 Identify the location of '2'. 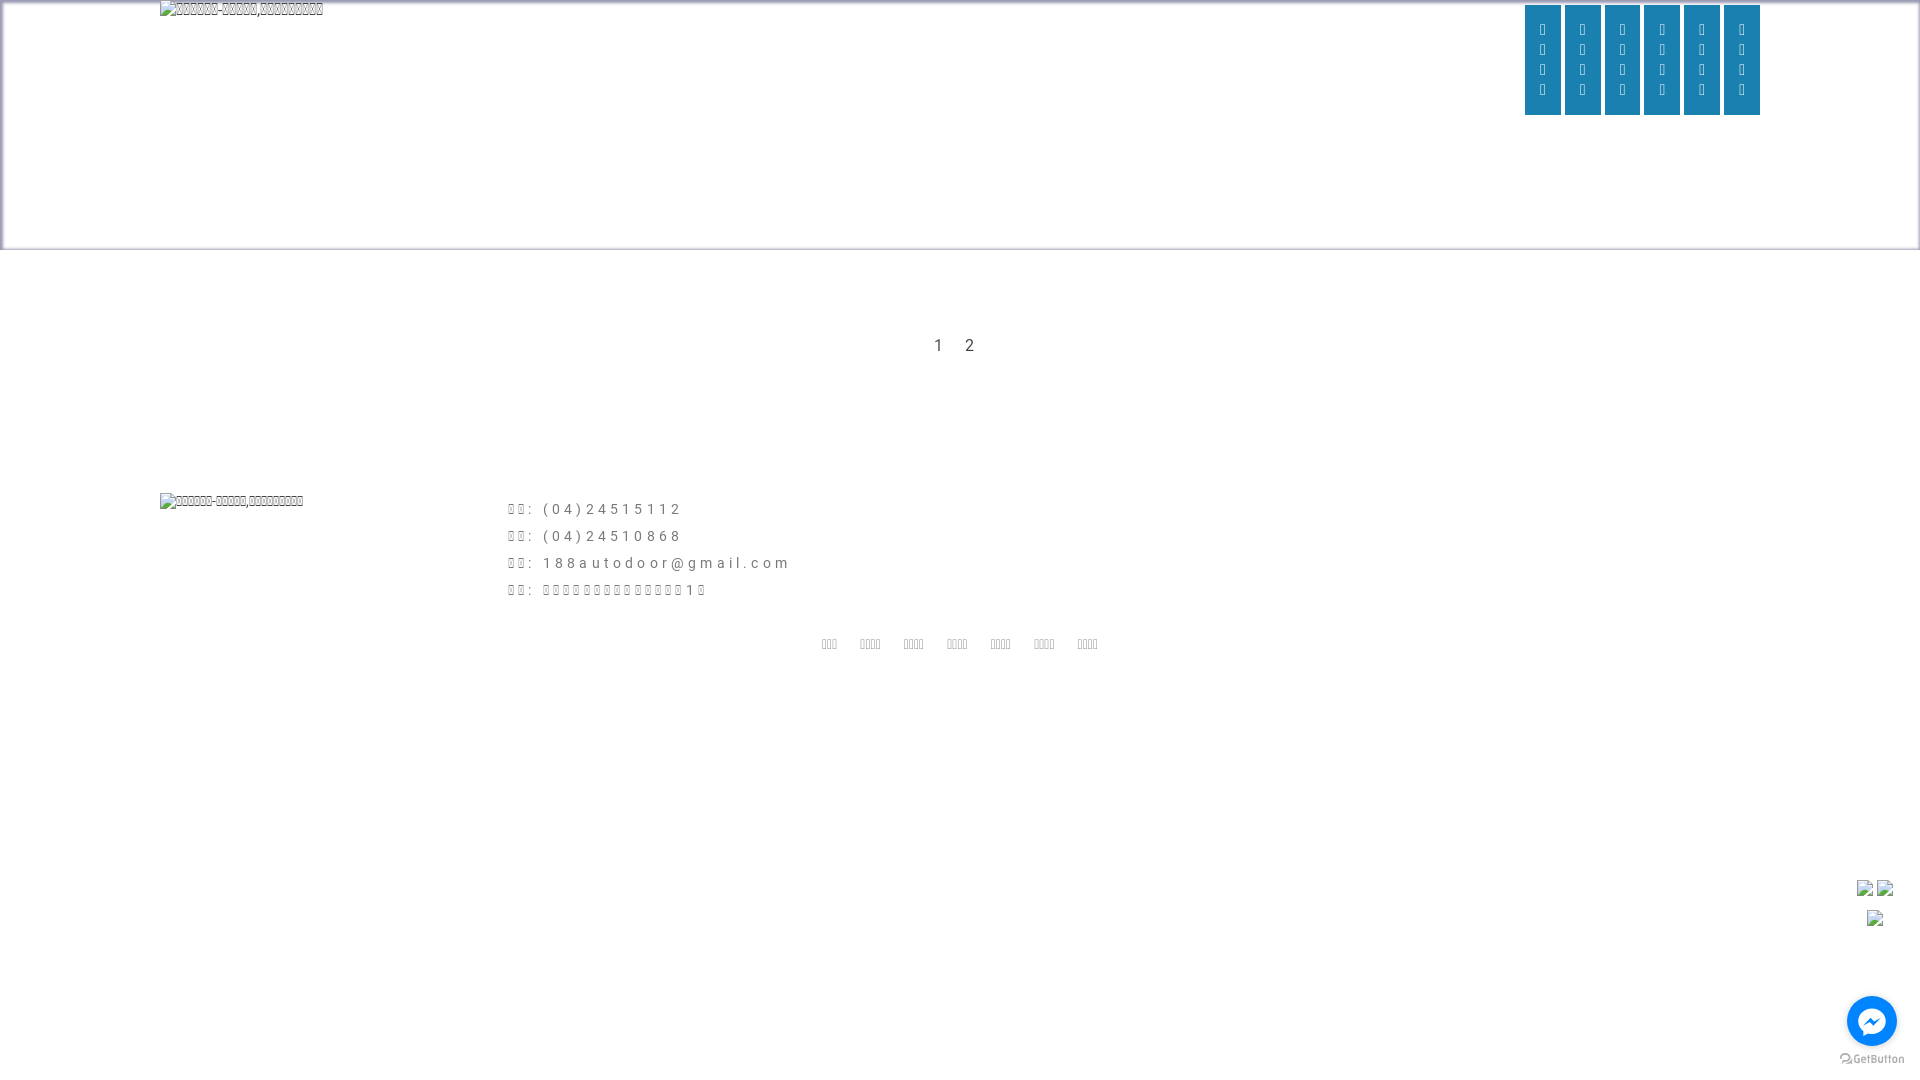
(955, 344).